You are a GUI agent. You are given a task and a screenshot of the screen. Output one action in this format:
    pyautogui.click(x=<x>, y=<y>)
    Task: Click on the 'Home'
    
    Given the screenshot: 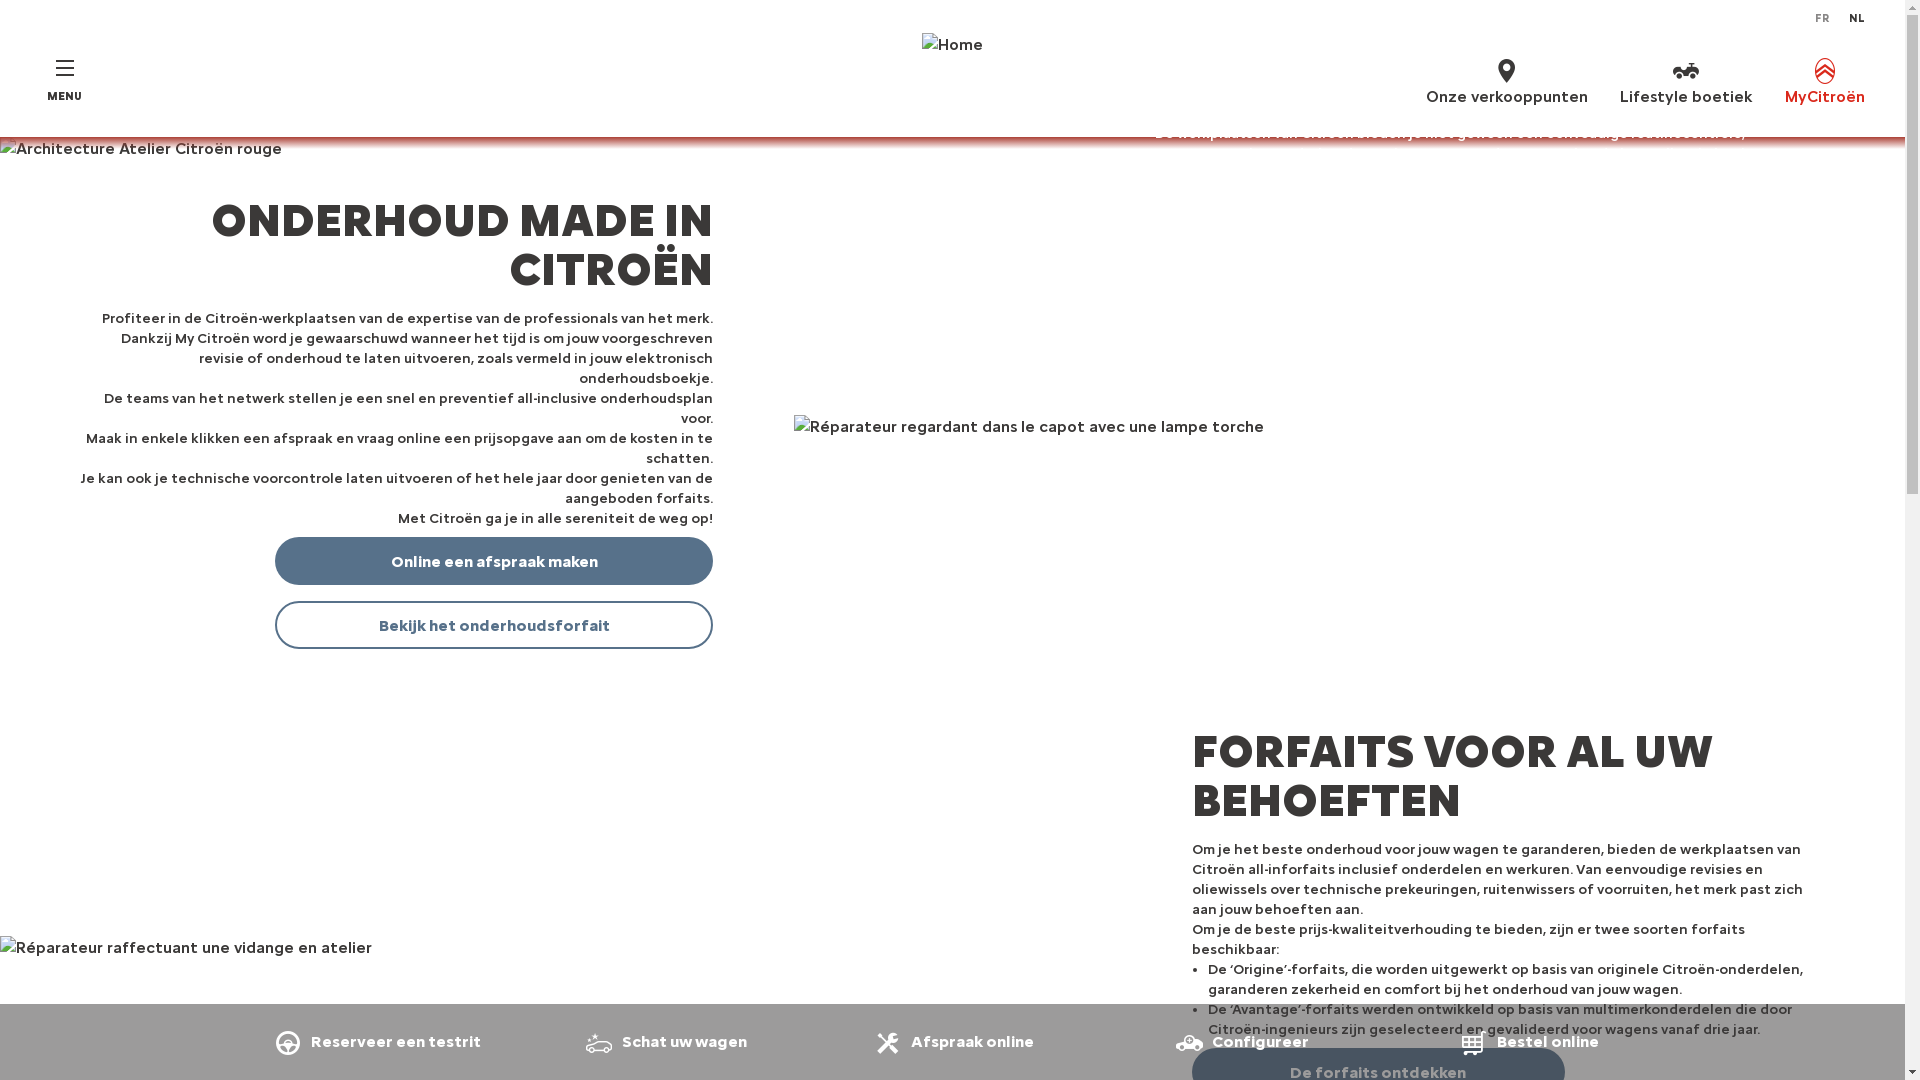 What is the action you would take?
    pyautogui.click(x=951, y=80)
    